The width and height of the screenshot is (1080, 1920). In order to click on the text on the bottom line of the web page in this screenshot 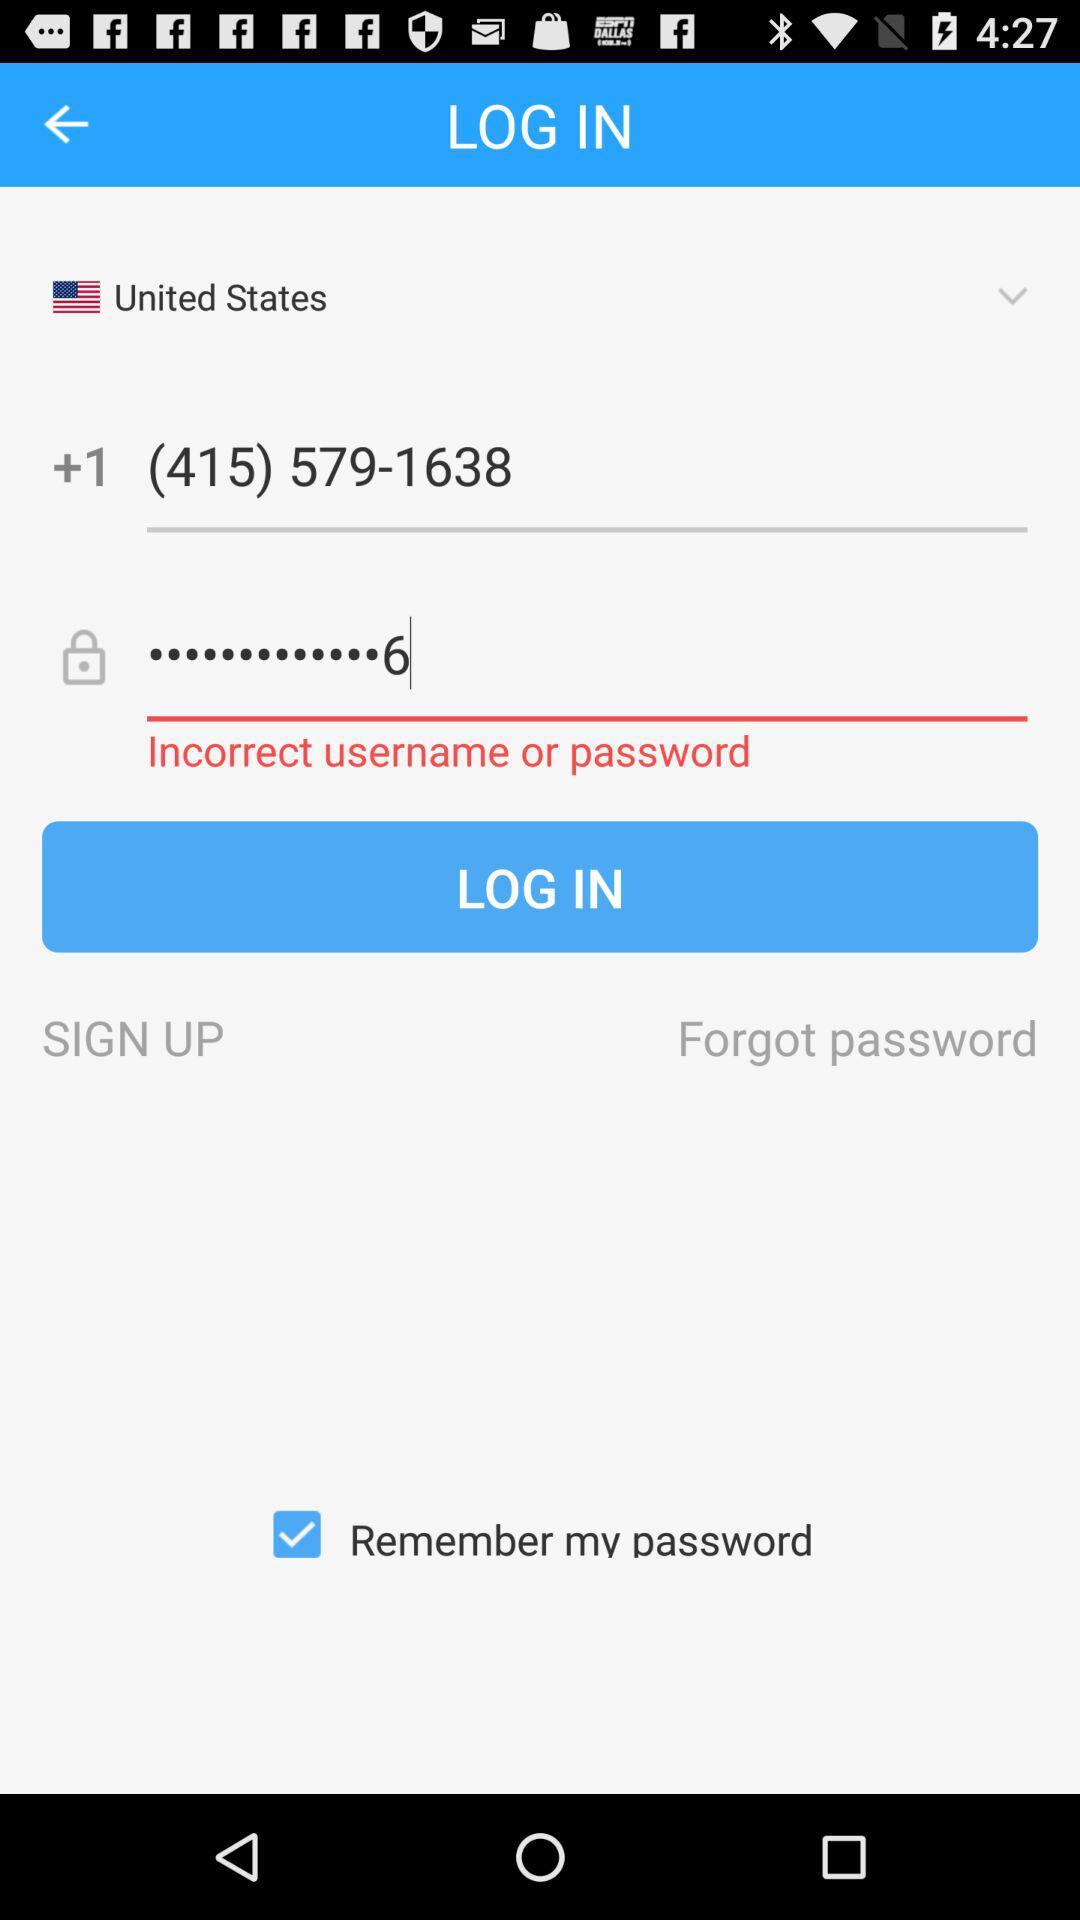, I will do `click(540, 1533)`.